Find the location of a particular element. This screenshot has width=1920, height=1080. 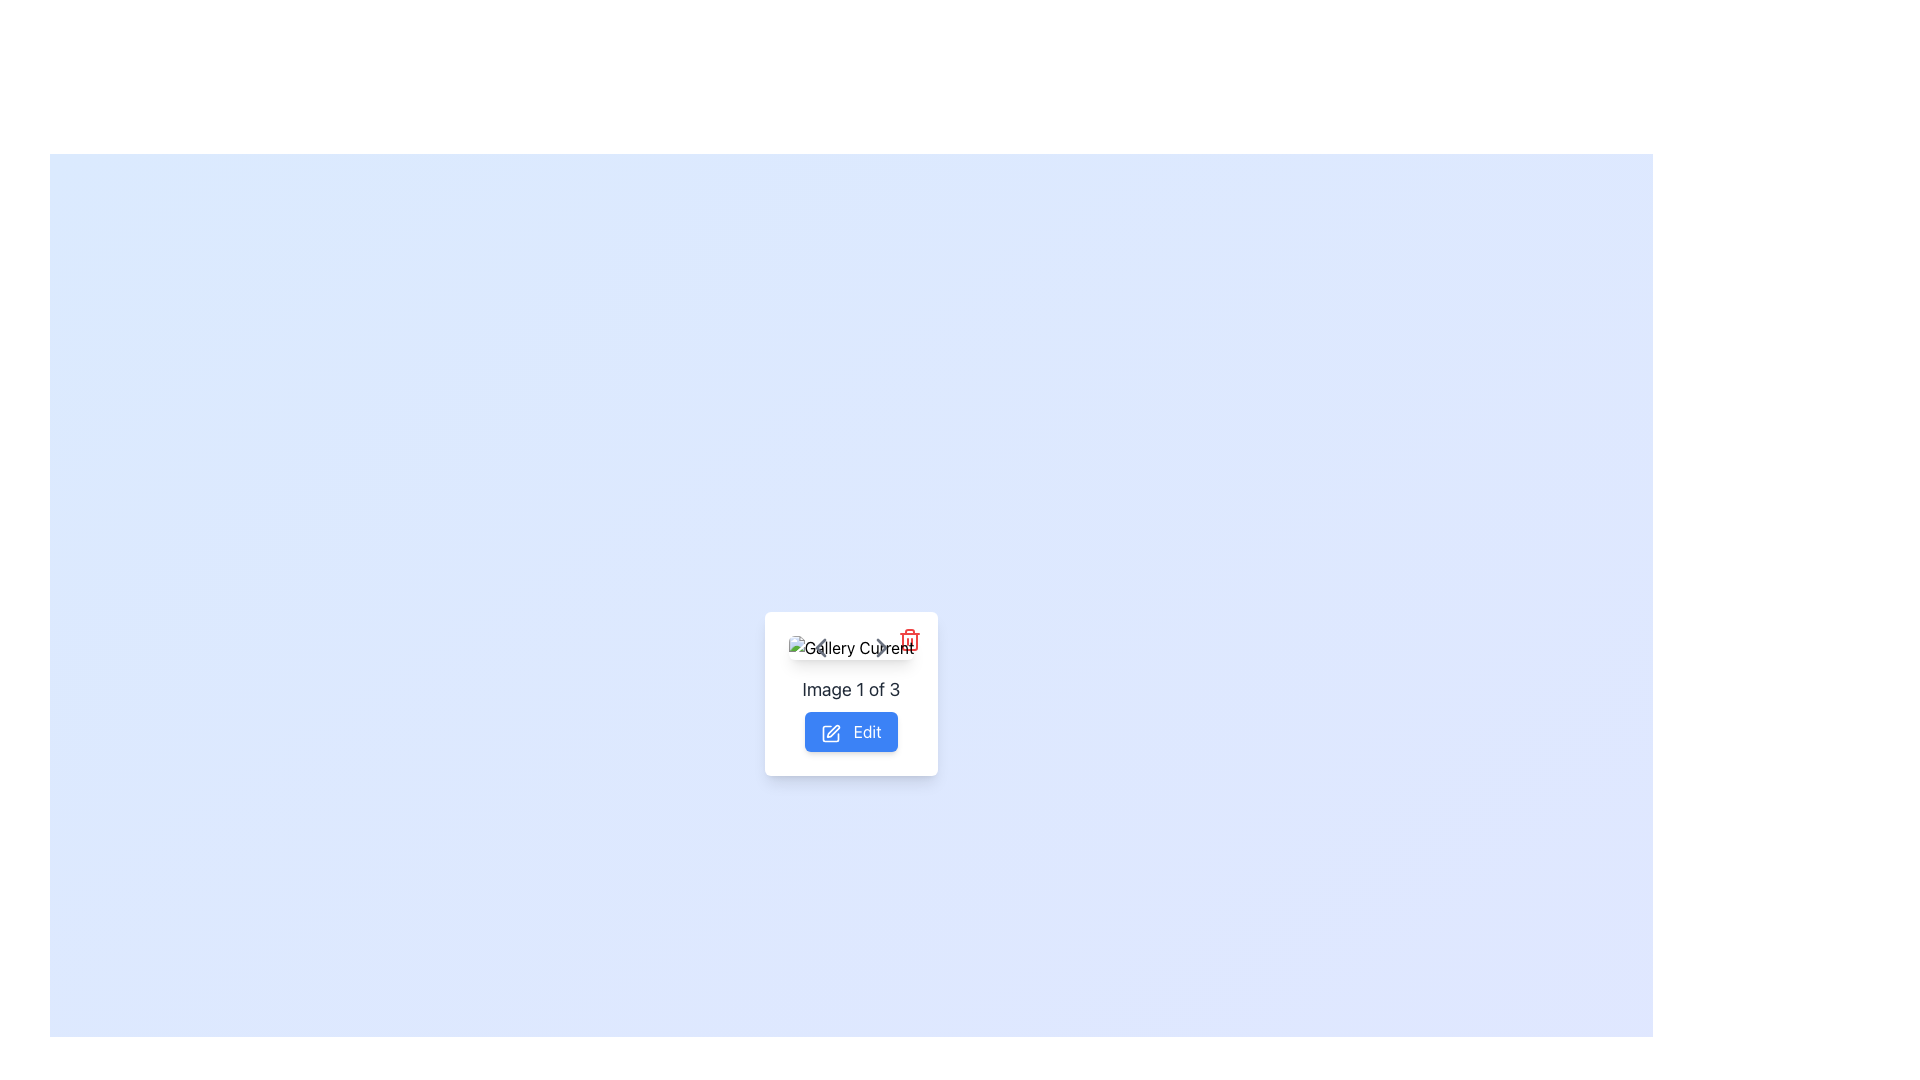

the 'Edit' button with a blue background and white text, located below 'Image 1 of 3' is located at coordinates (851, 712).